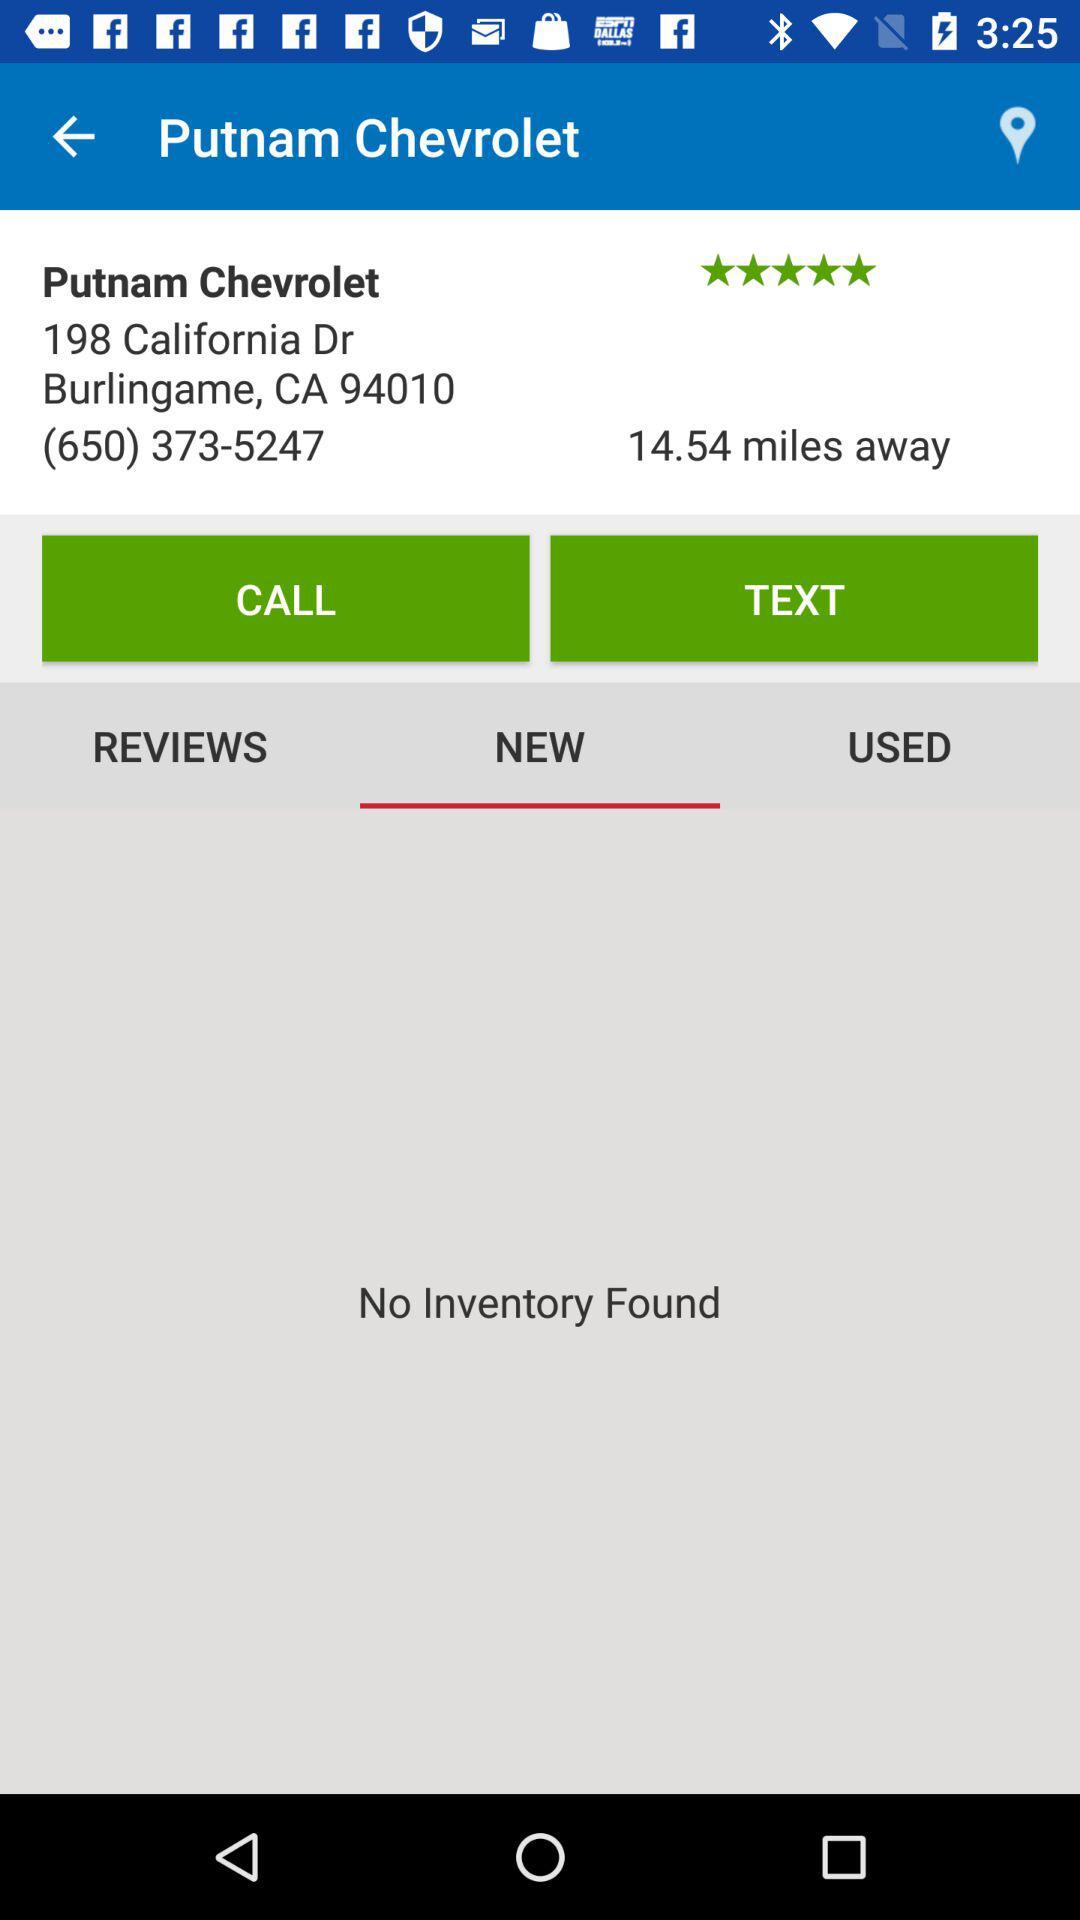  I want to click on the call, so click(285, 597).